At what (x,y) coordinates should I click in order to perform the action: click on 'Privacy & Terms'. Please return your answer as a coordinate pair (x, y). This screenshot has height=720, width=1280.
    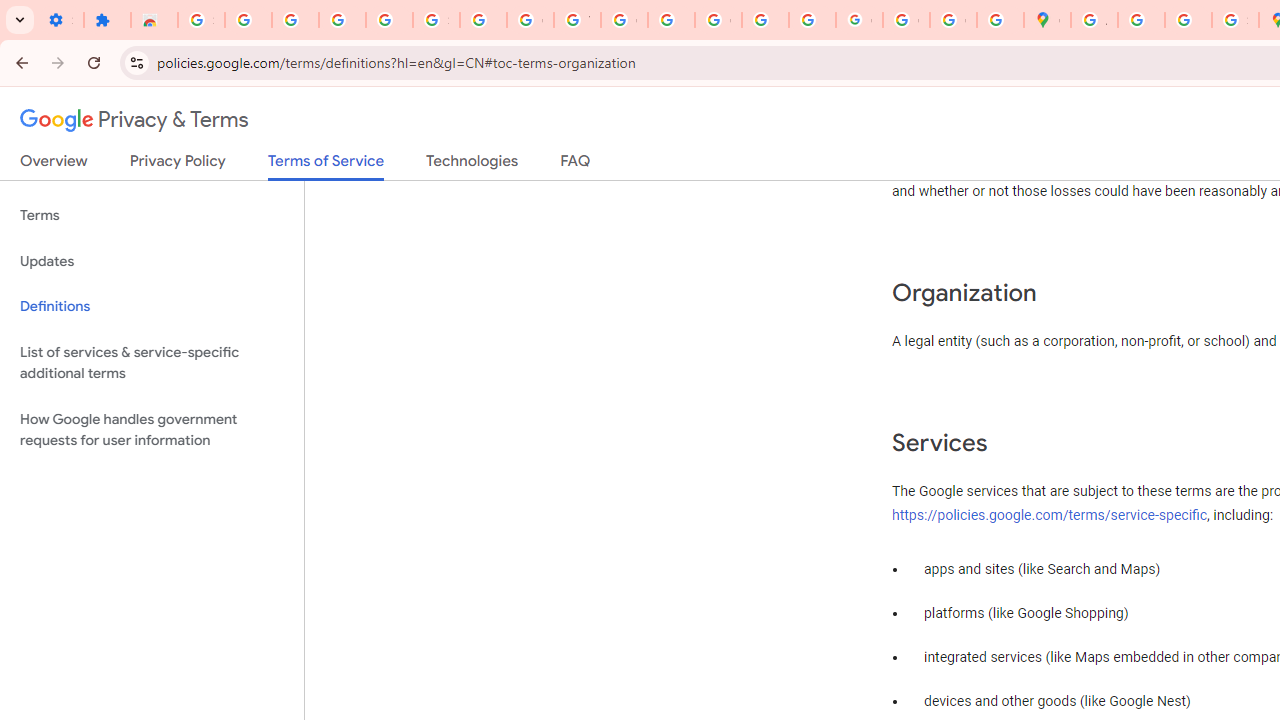
    Looking at the image, I should click on (134, 120).